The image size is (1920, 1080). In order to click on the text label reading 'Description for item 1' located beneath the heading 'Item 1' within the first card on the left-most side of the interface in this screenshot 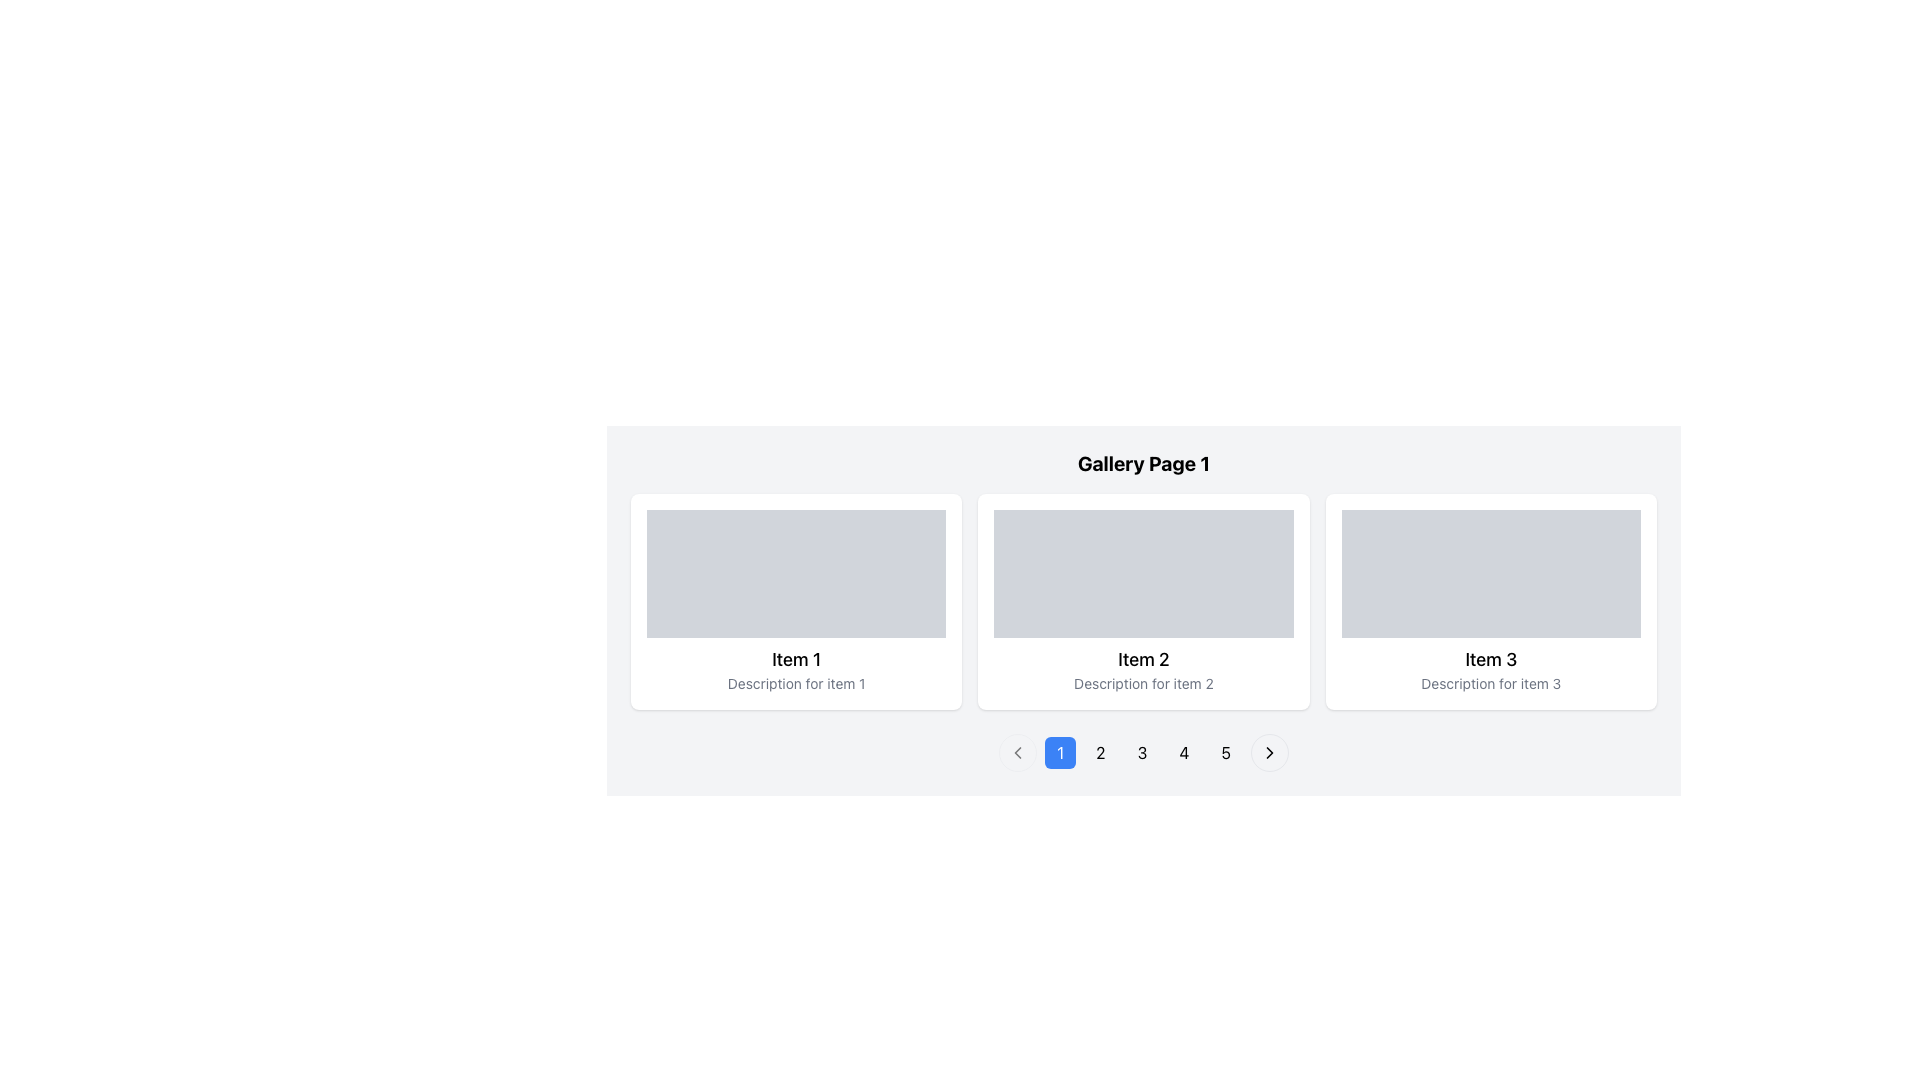, I will do `click(795, 682)`.